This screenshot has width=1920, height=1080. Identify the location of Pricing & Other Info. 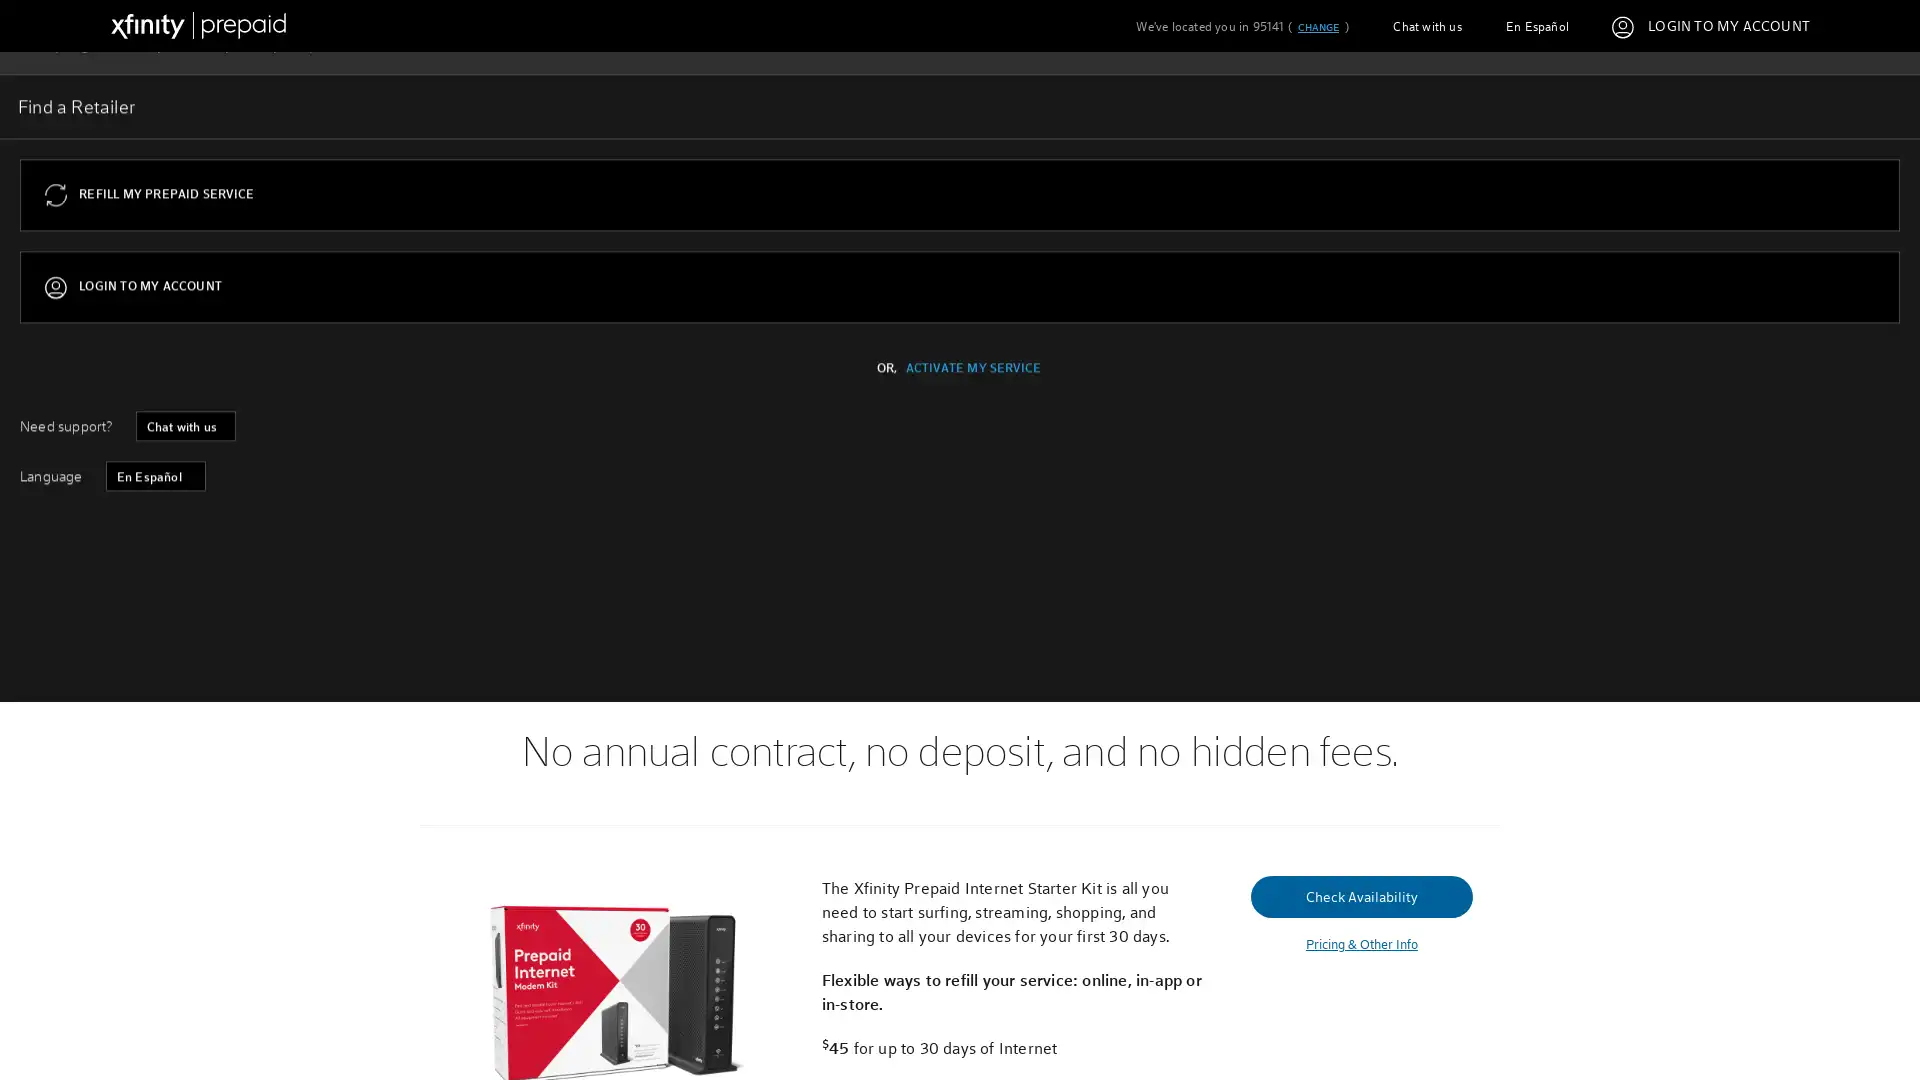
(1360, 944).